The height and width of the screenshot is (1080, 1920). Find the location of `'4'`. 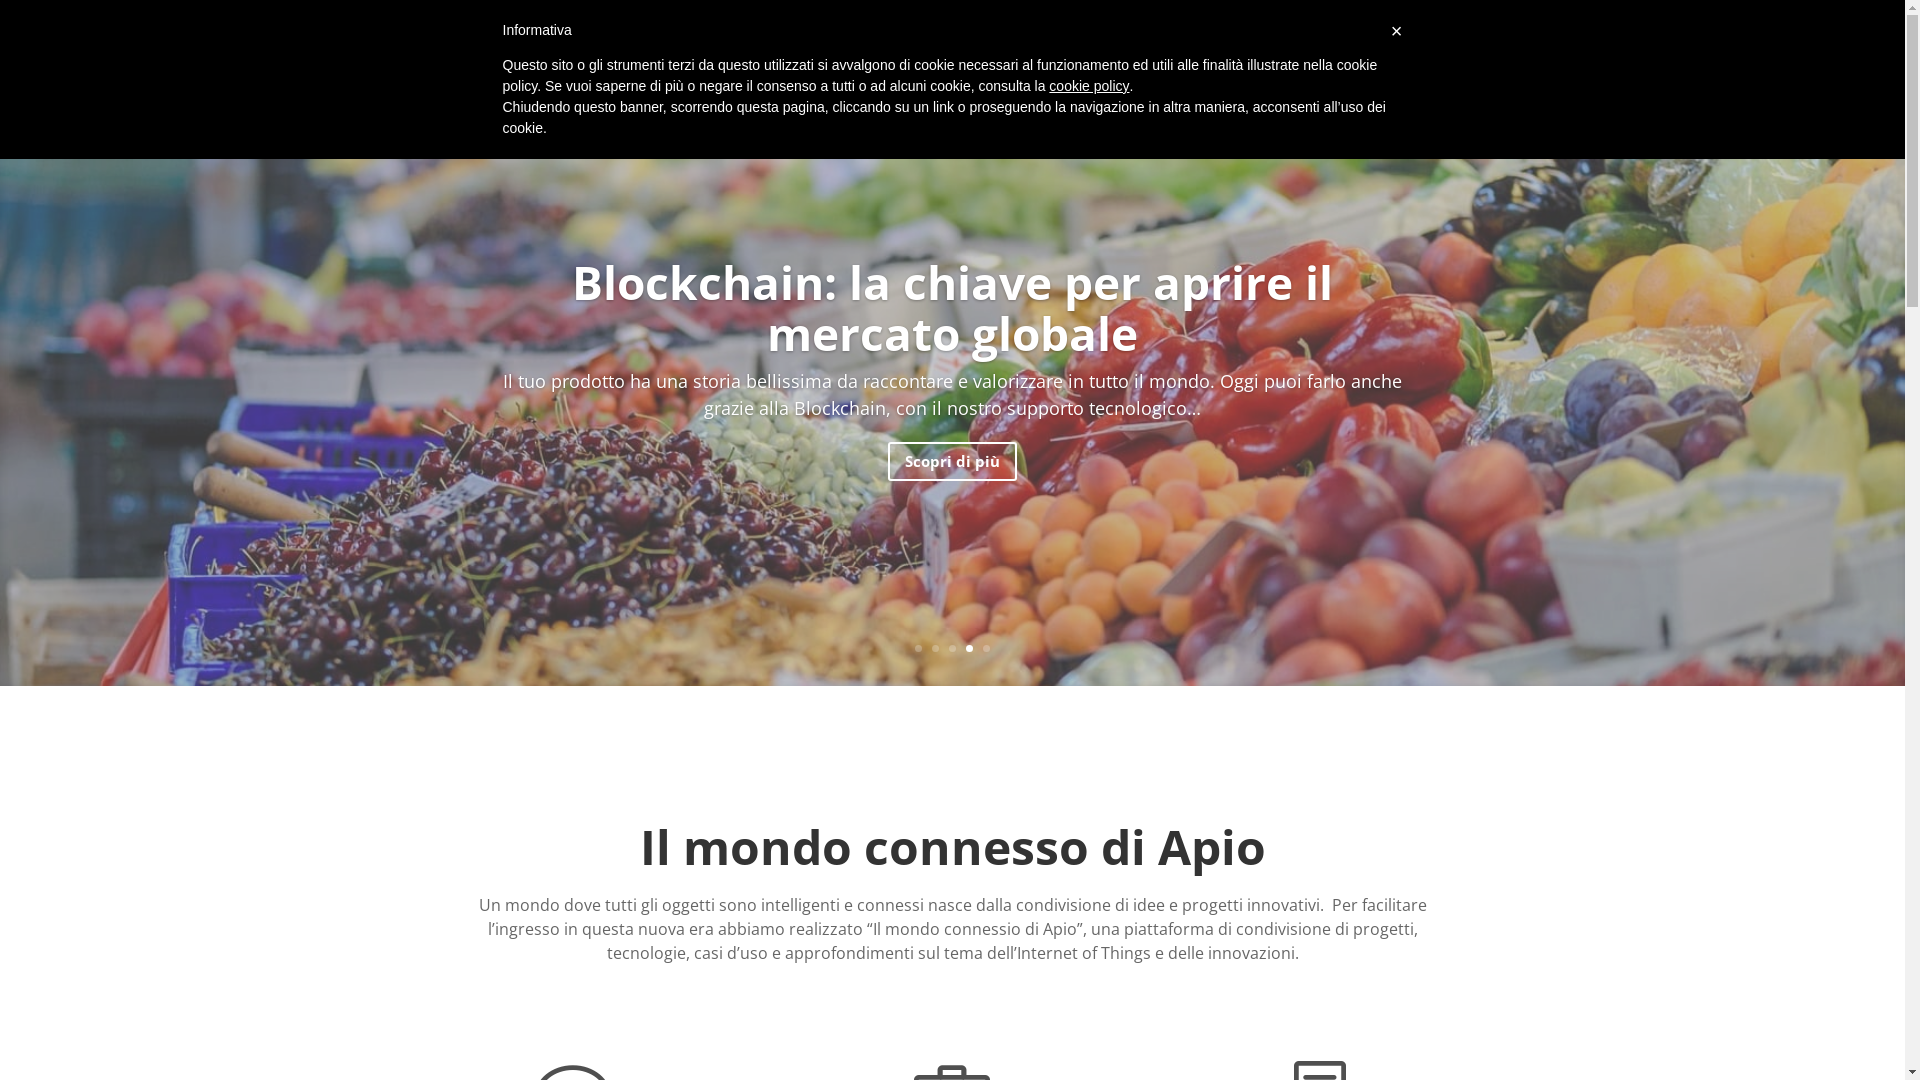

'4' is located at coordinates (969, 648).